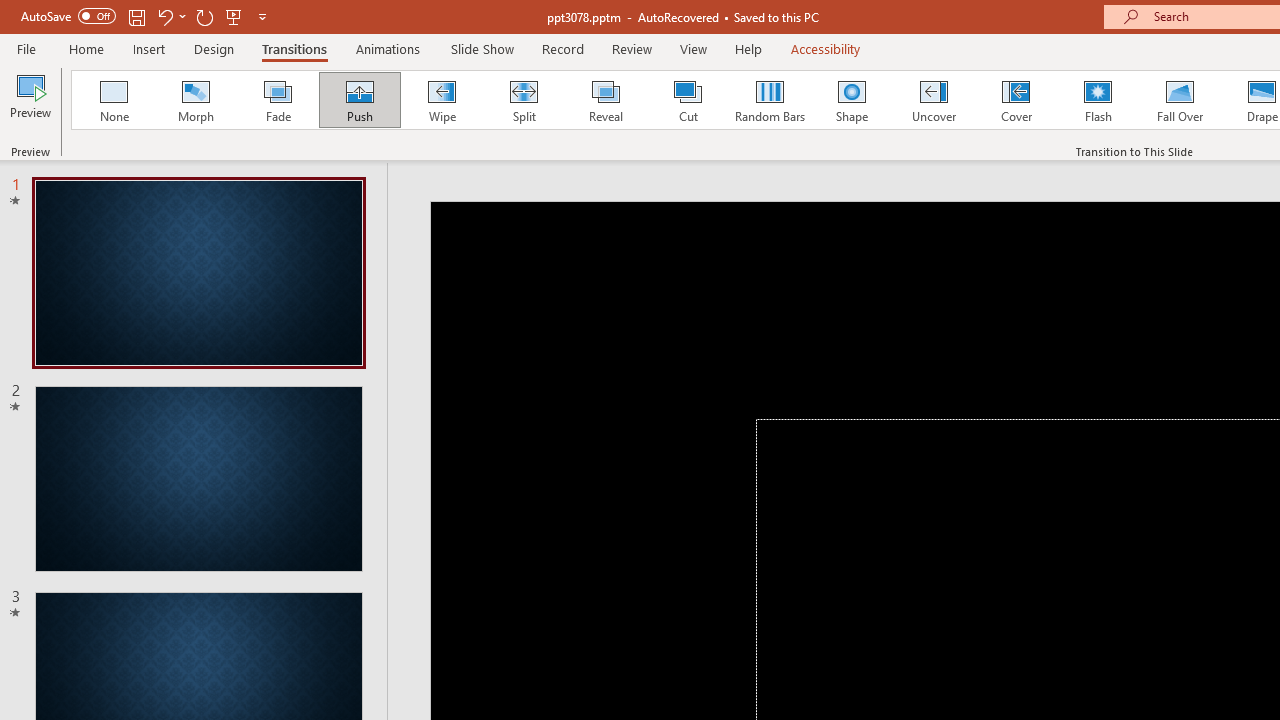 Image resolution: width=1280 pixels, height=720 pixels. I want to click on 'Shape', so click(852, 100).